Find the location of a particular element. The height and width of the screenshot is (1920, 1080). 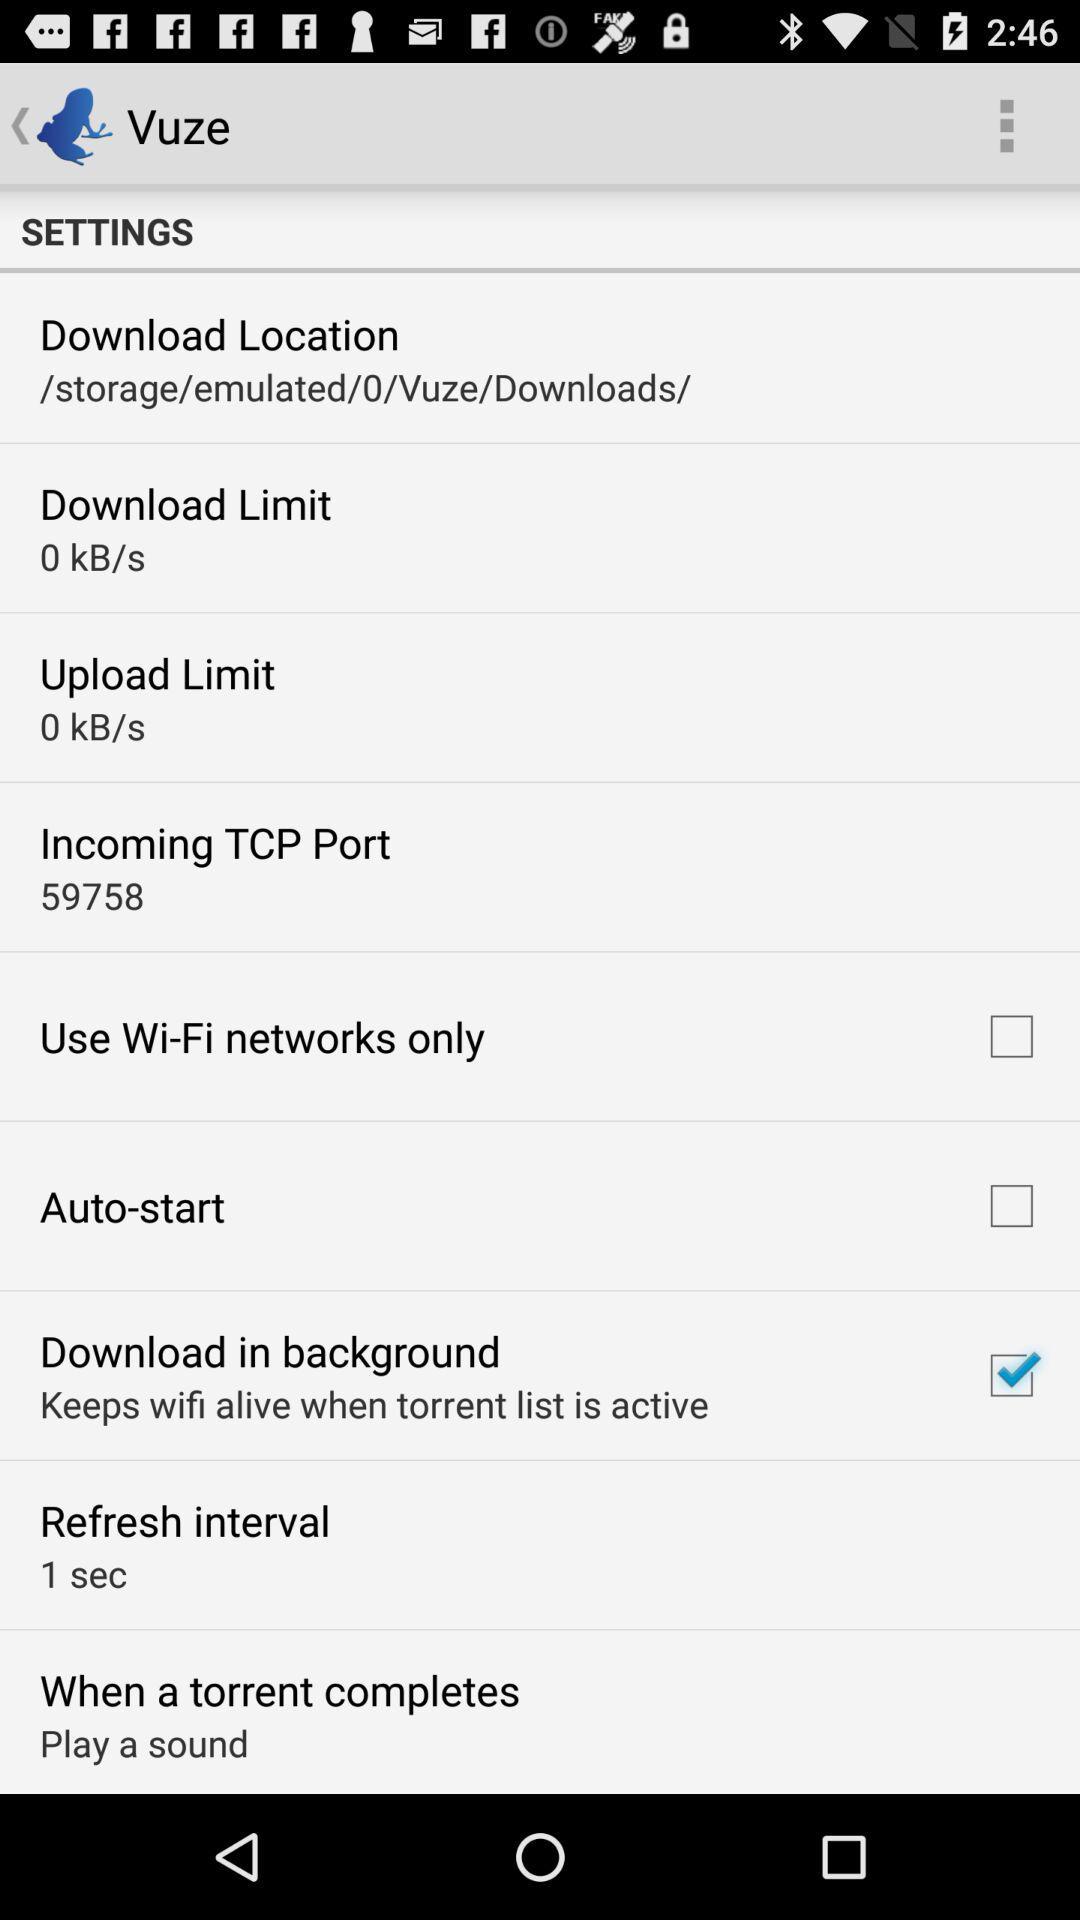

the item below refresh interval icon is located at coordinates (82, 1572).